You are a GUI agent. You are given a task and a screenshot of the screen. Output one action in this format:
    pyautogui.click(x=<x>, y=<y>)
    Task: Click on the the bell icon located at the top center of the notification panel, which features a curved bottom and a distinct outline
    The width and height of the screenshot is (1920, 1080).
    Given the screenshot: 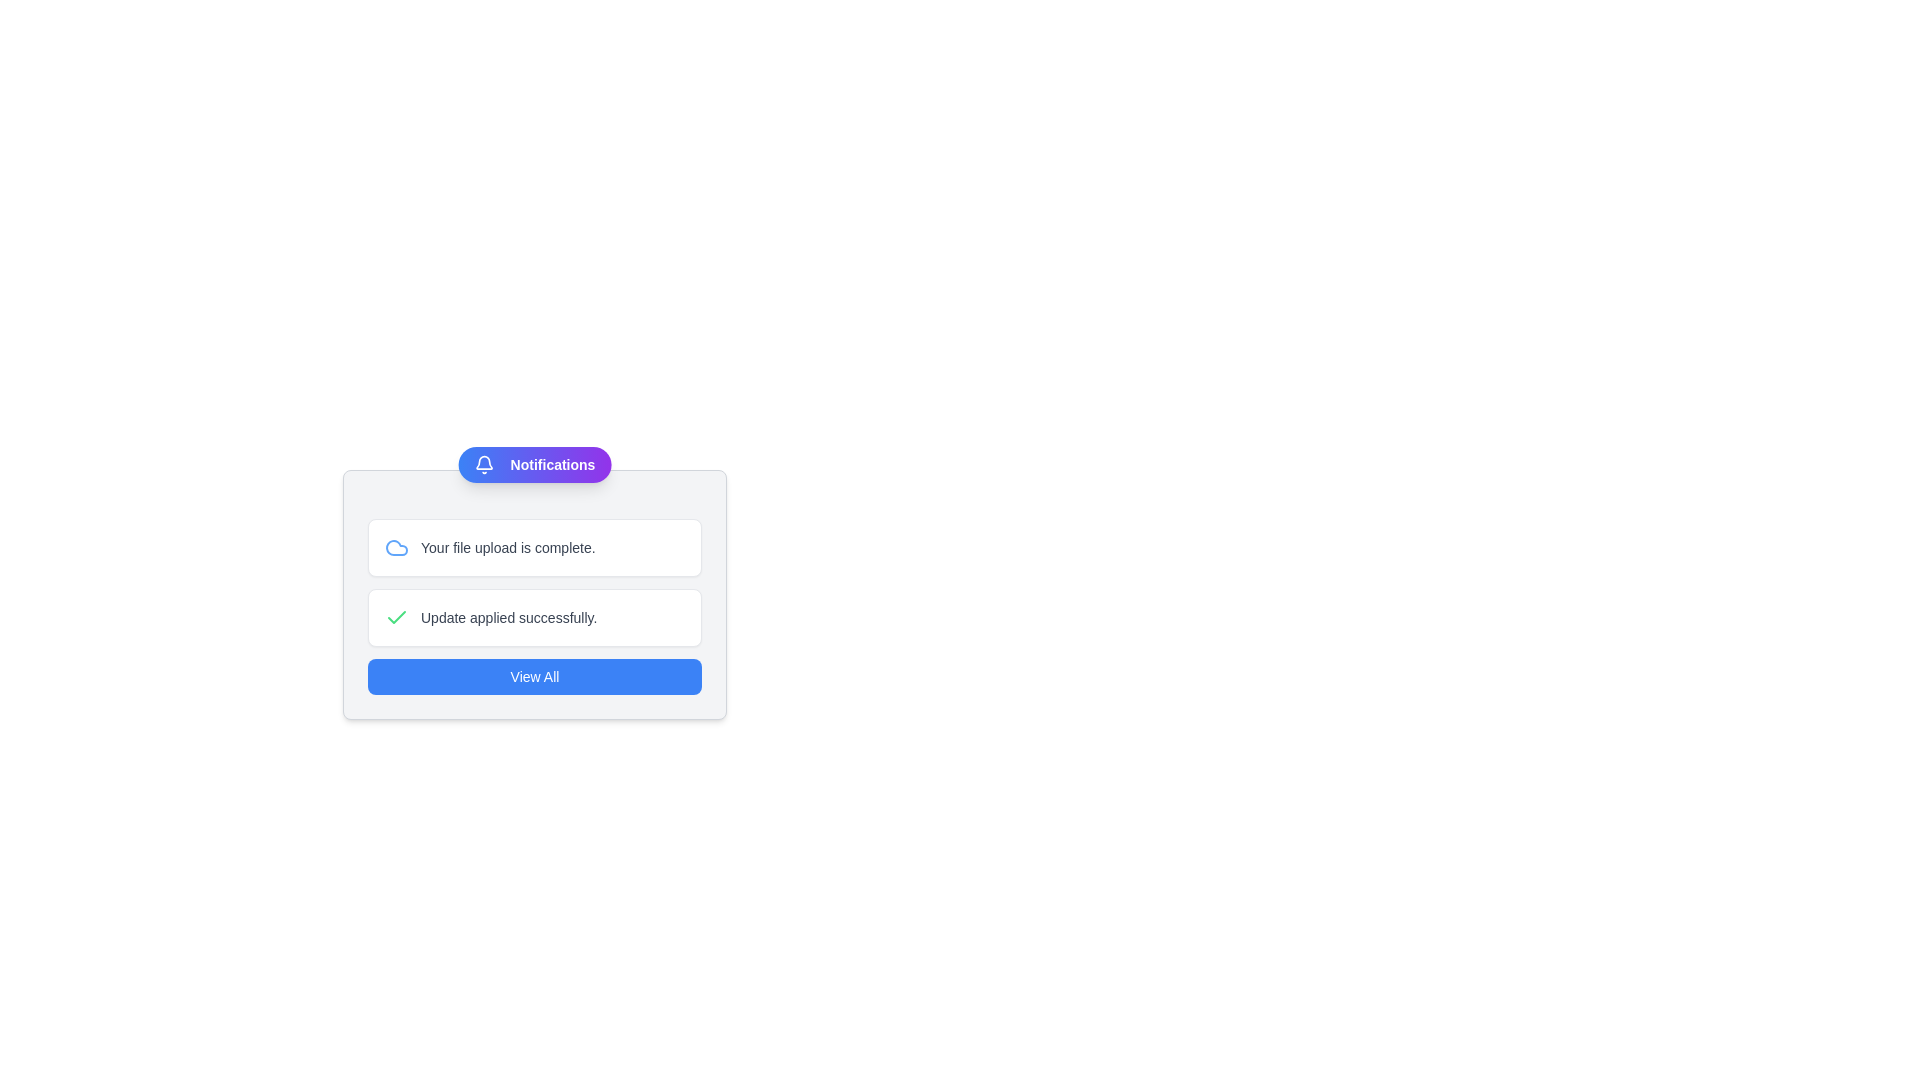 What is the action you would take?
    pyautogui.click(x=484, y=462)
    